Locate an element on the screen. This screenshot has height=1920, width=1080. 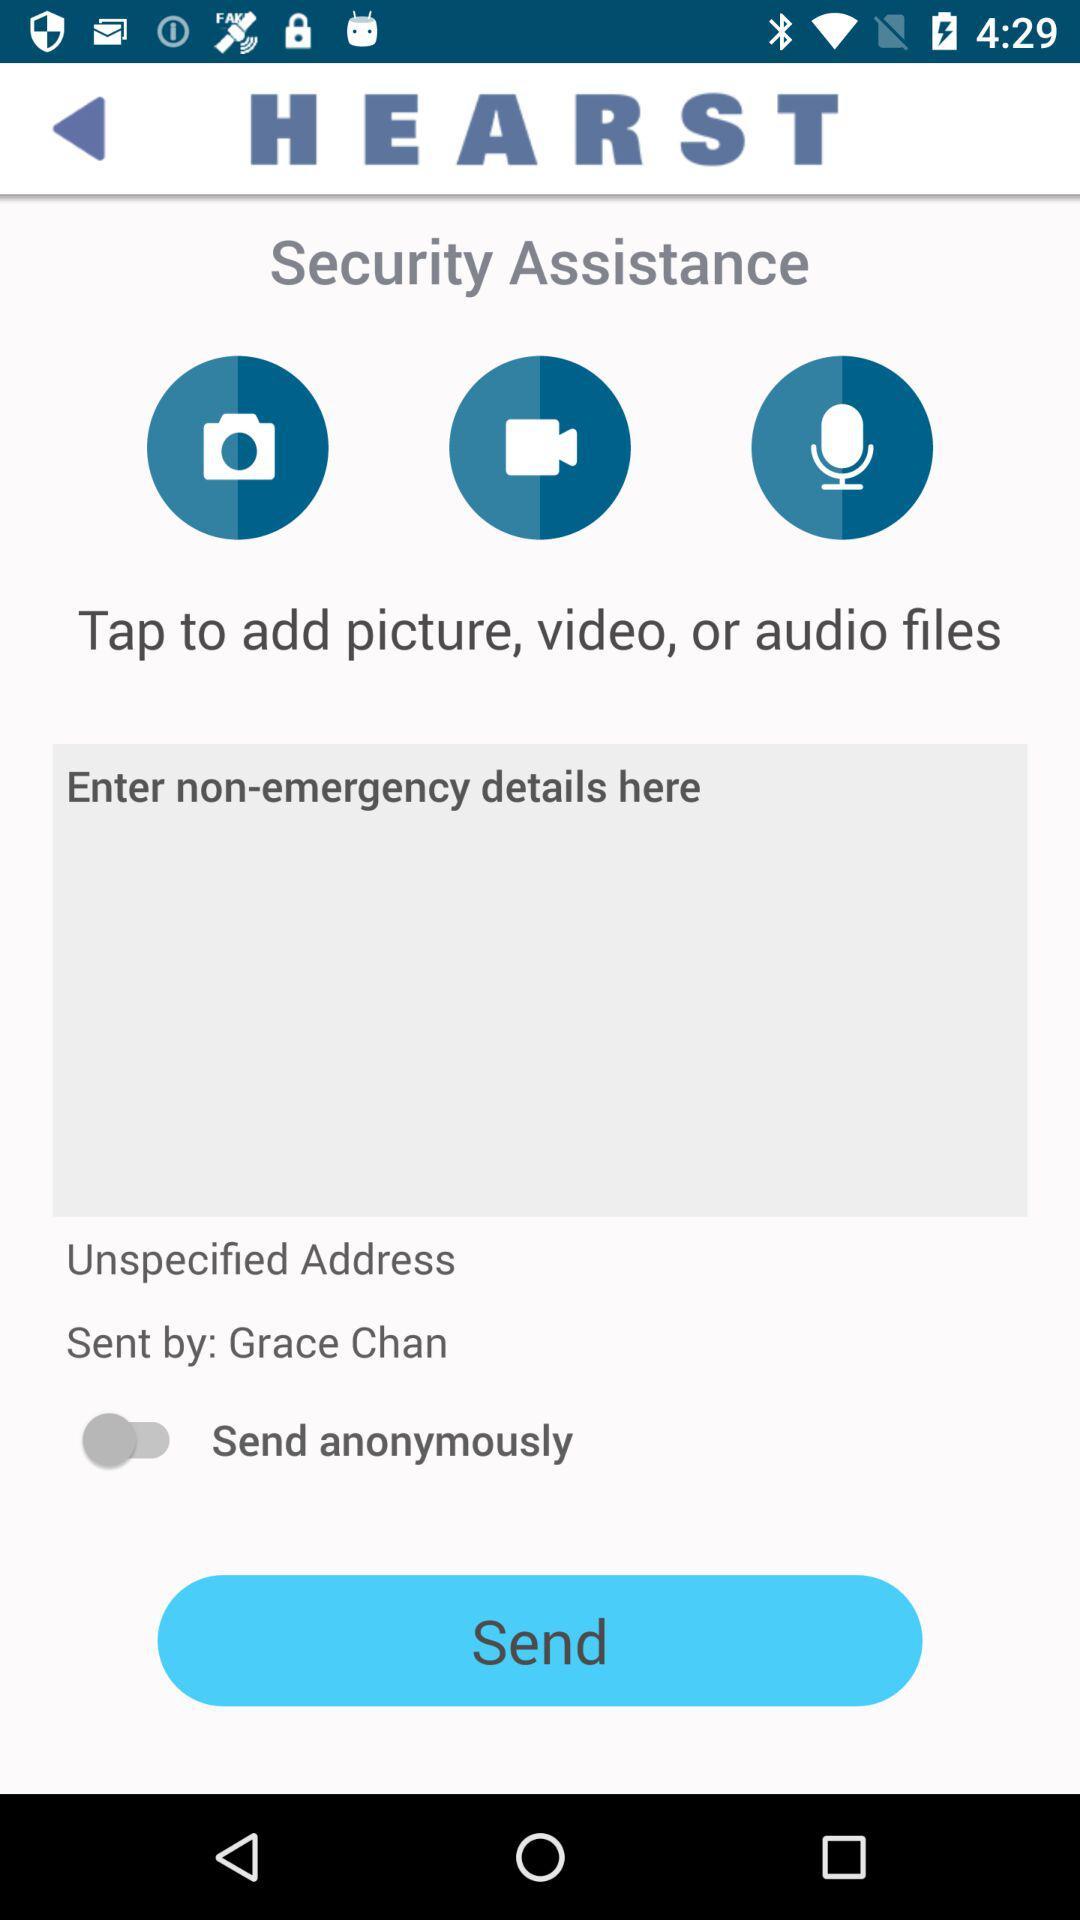
the item next to the send anonymously icon is located at coordinates (135, 1438).